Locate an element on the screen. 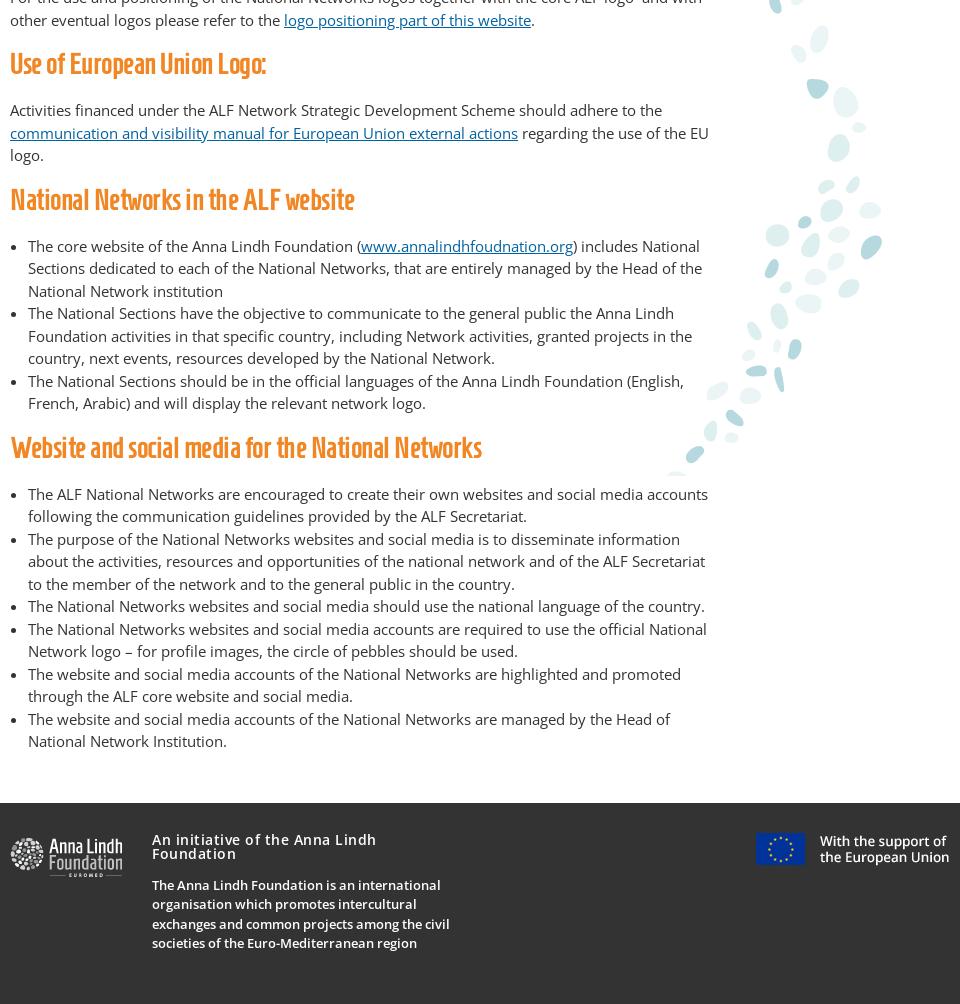 The width and height of the screenshot is (960, 1004). 'regarding the use of the EU logo.' is located at coordinates (359, 142).